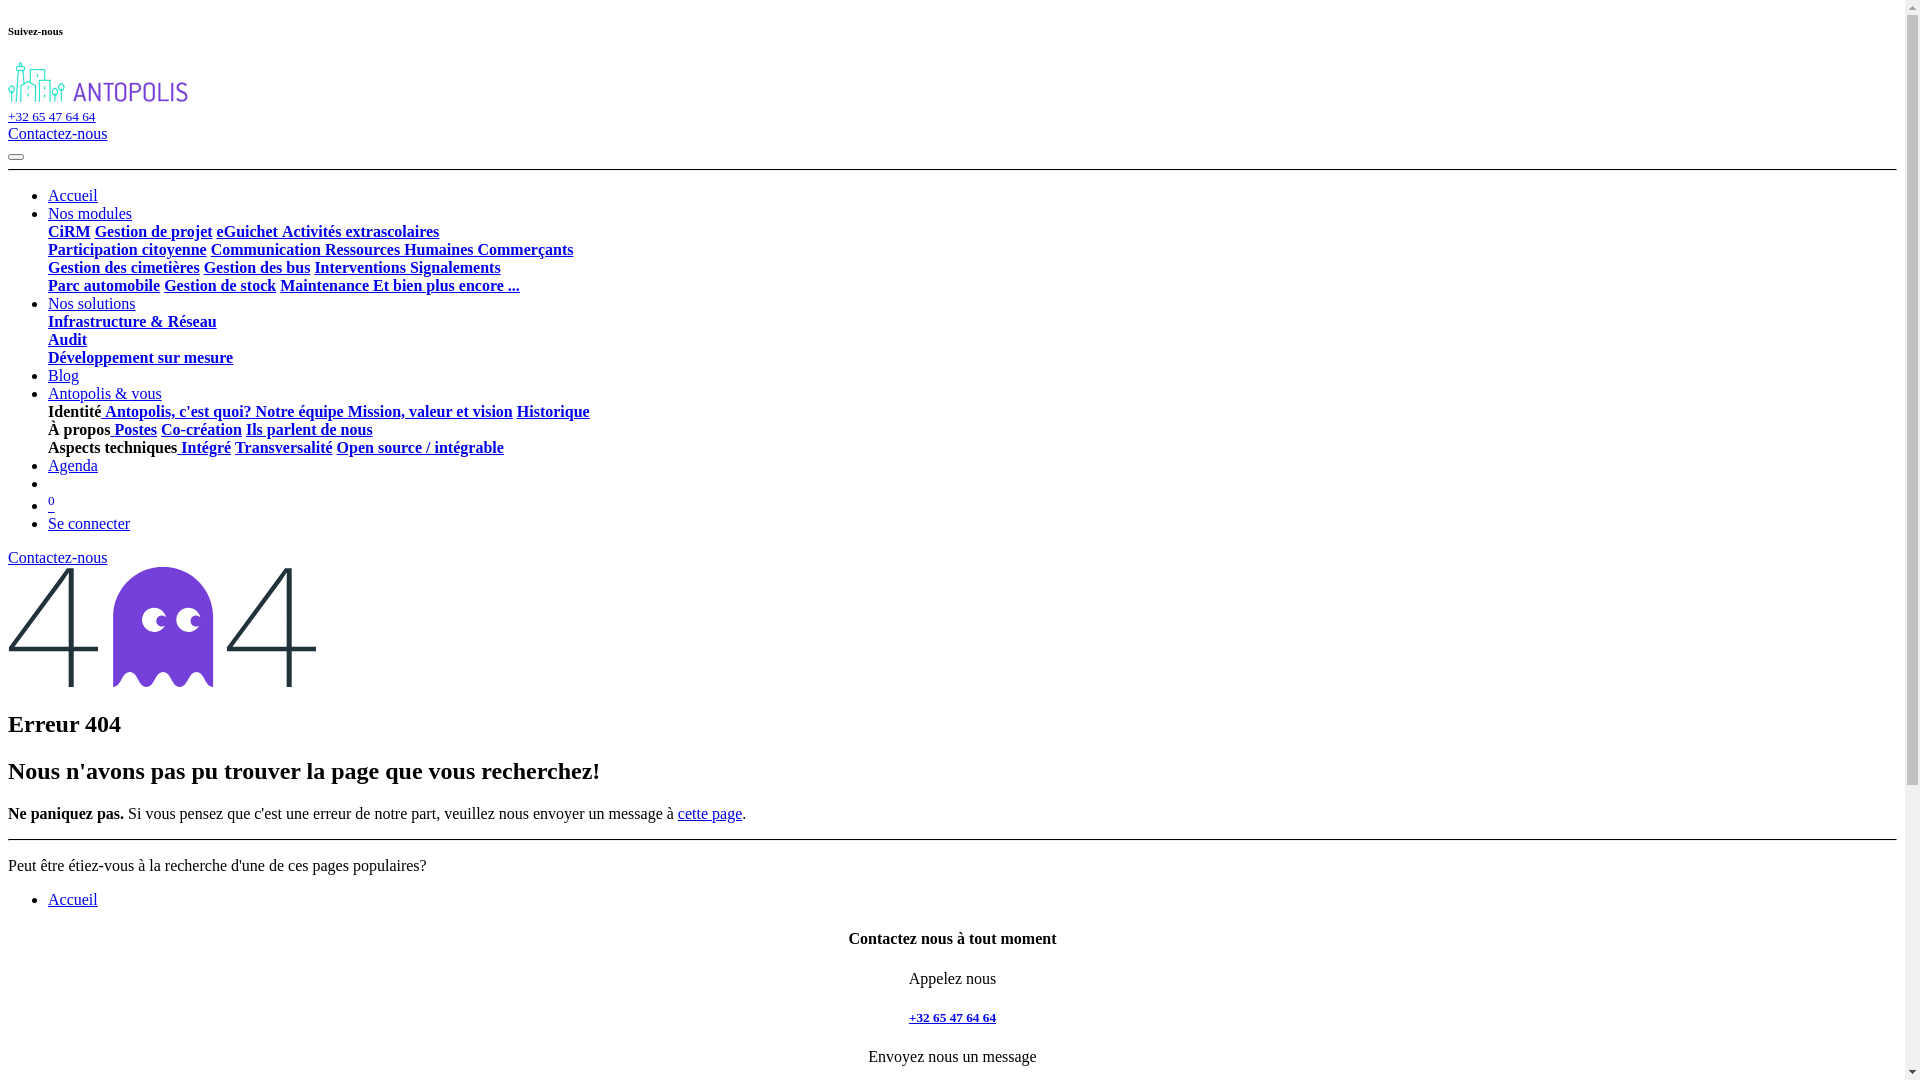 The image size is (1920, 1080). I want to click on 'Blog', so click(63, 375).